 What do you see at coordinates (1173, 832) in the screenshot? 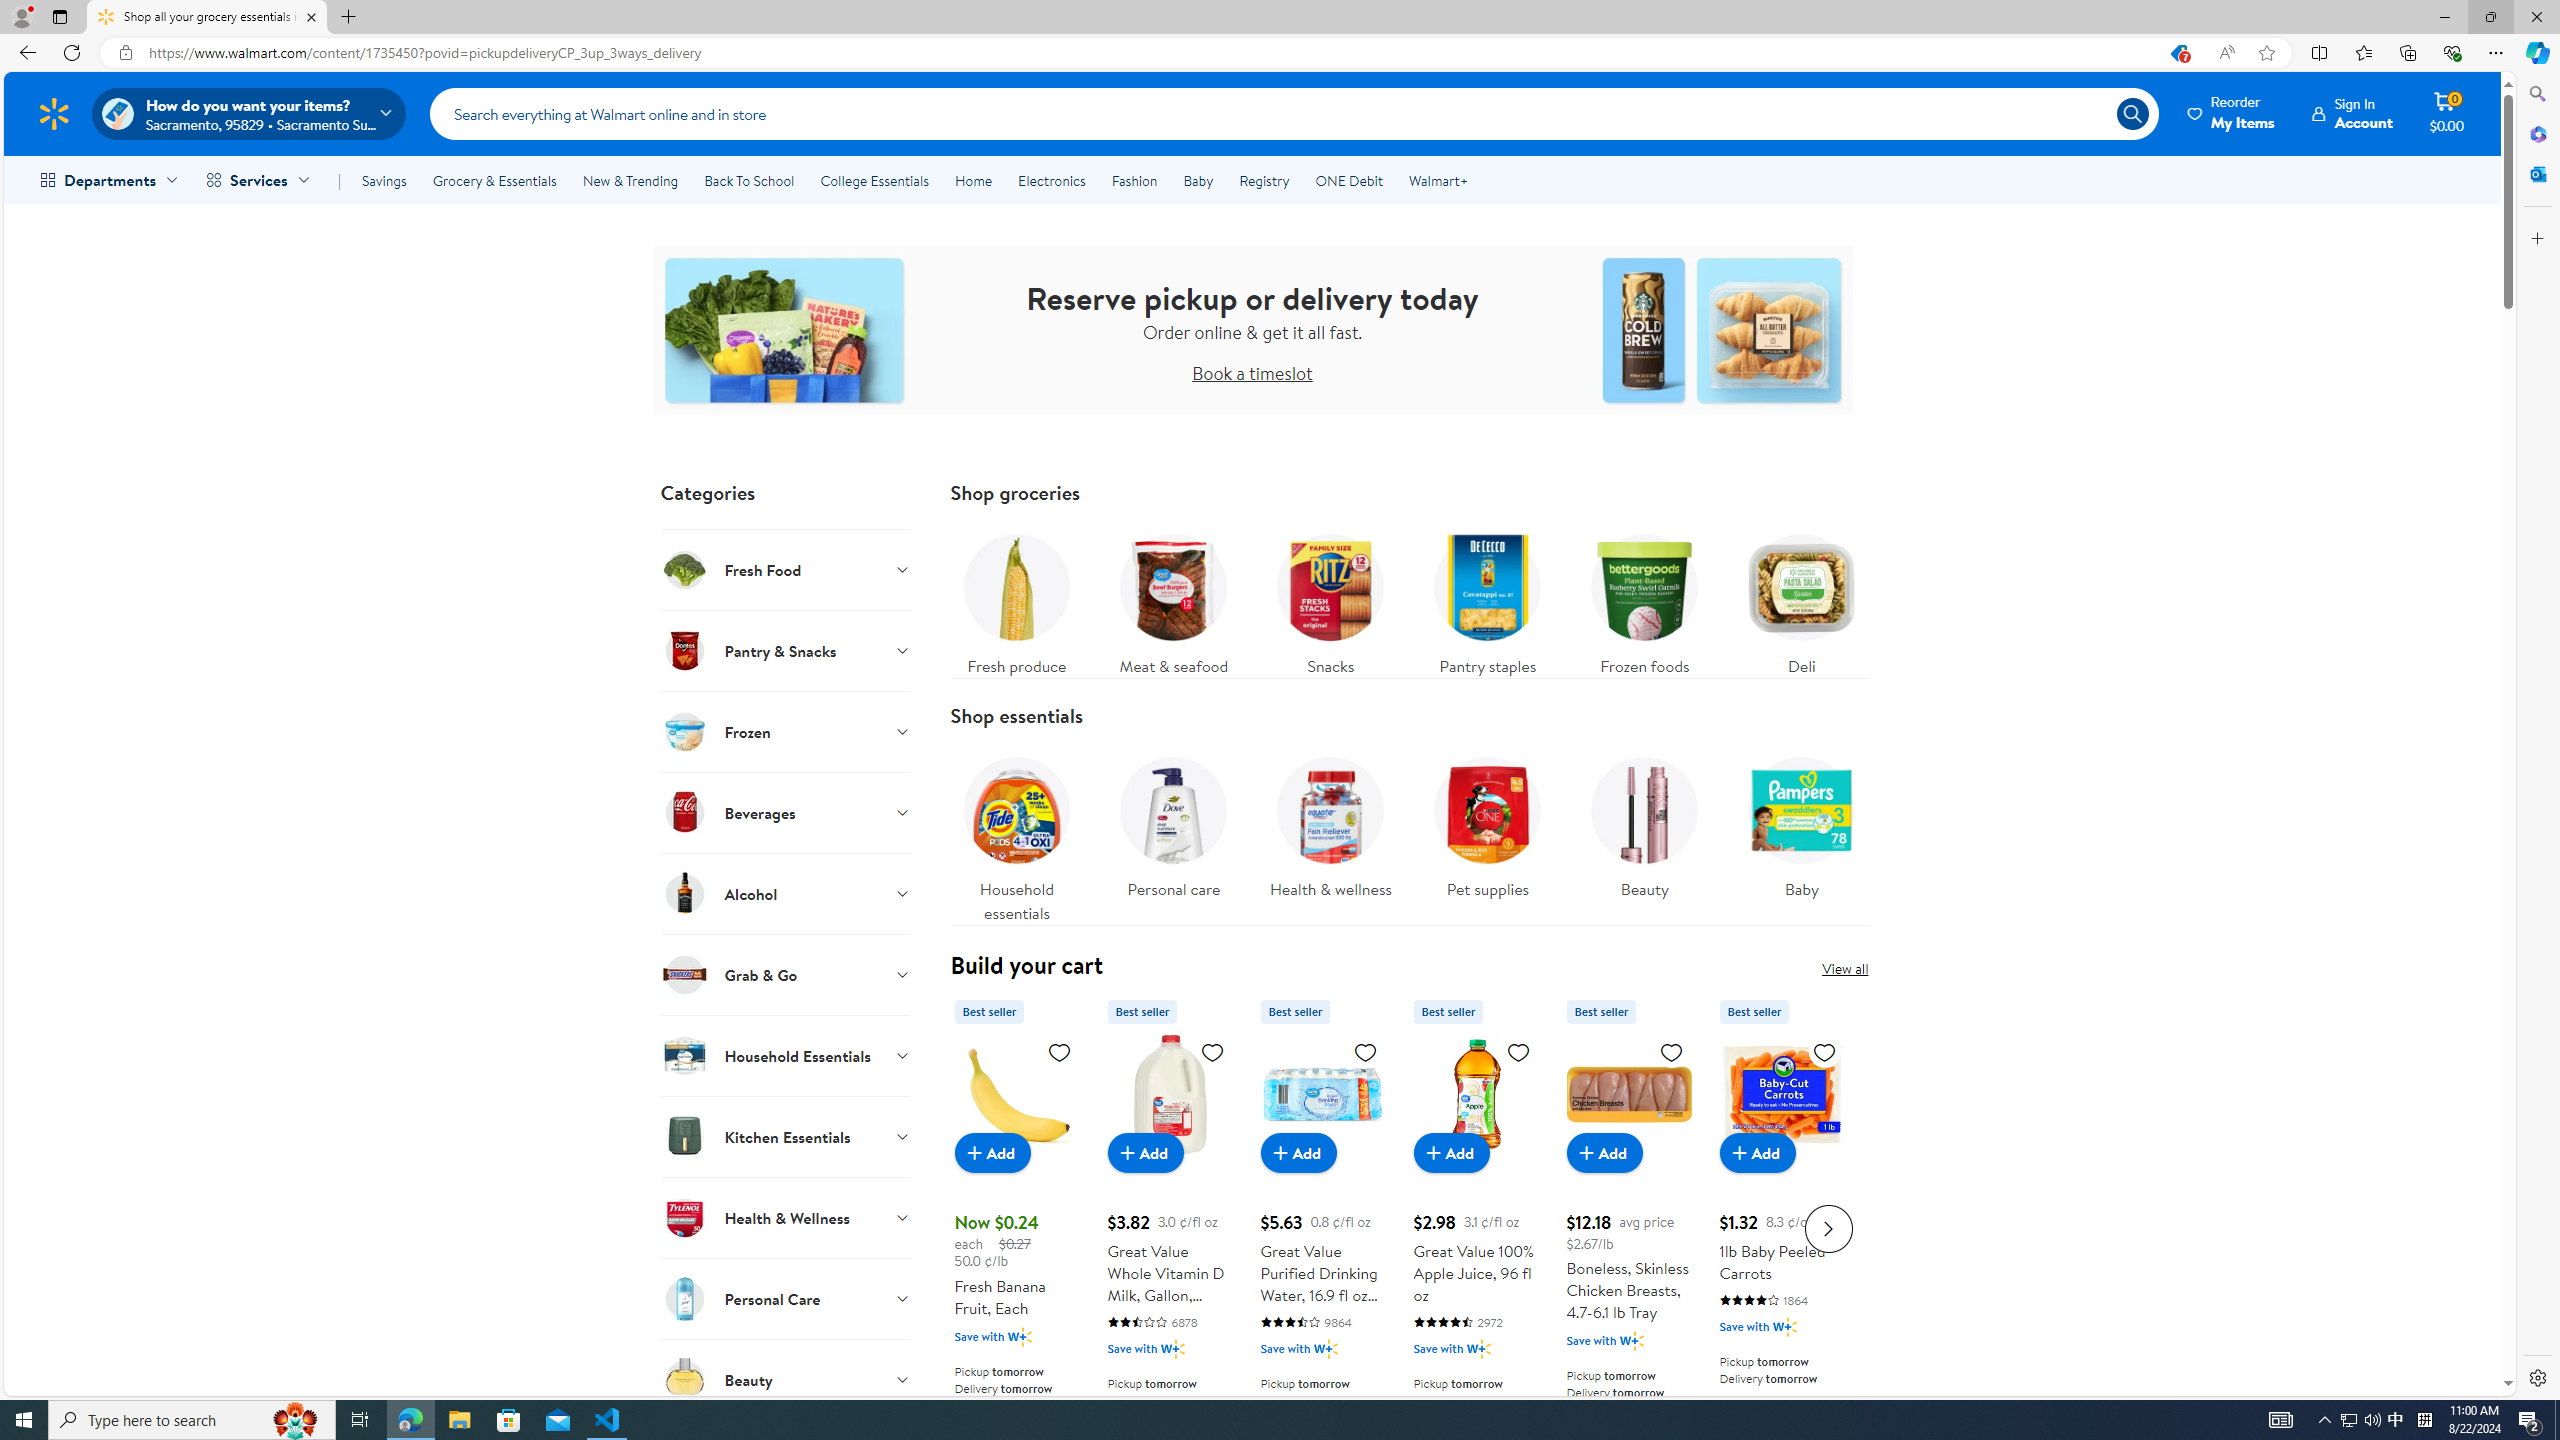
I see `'Personal care'` at bounding box center [1173, 832].